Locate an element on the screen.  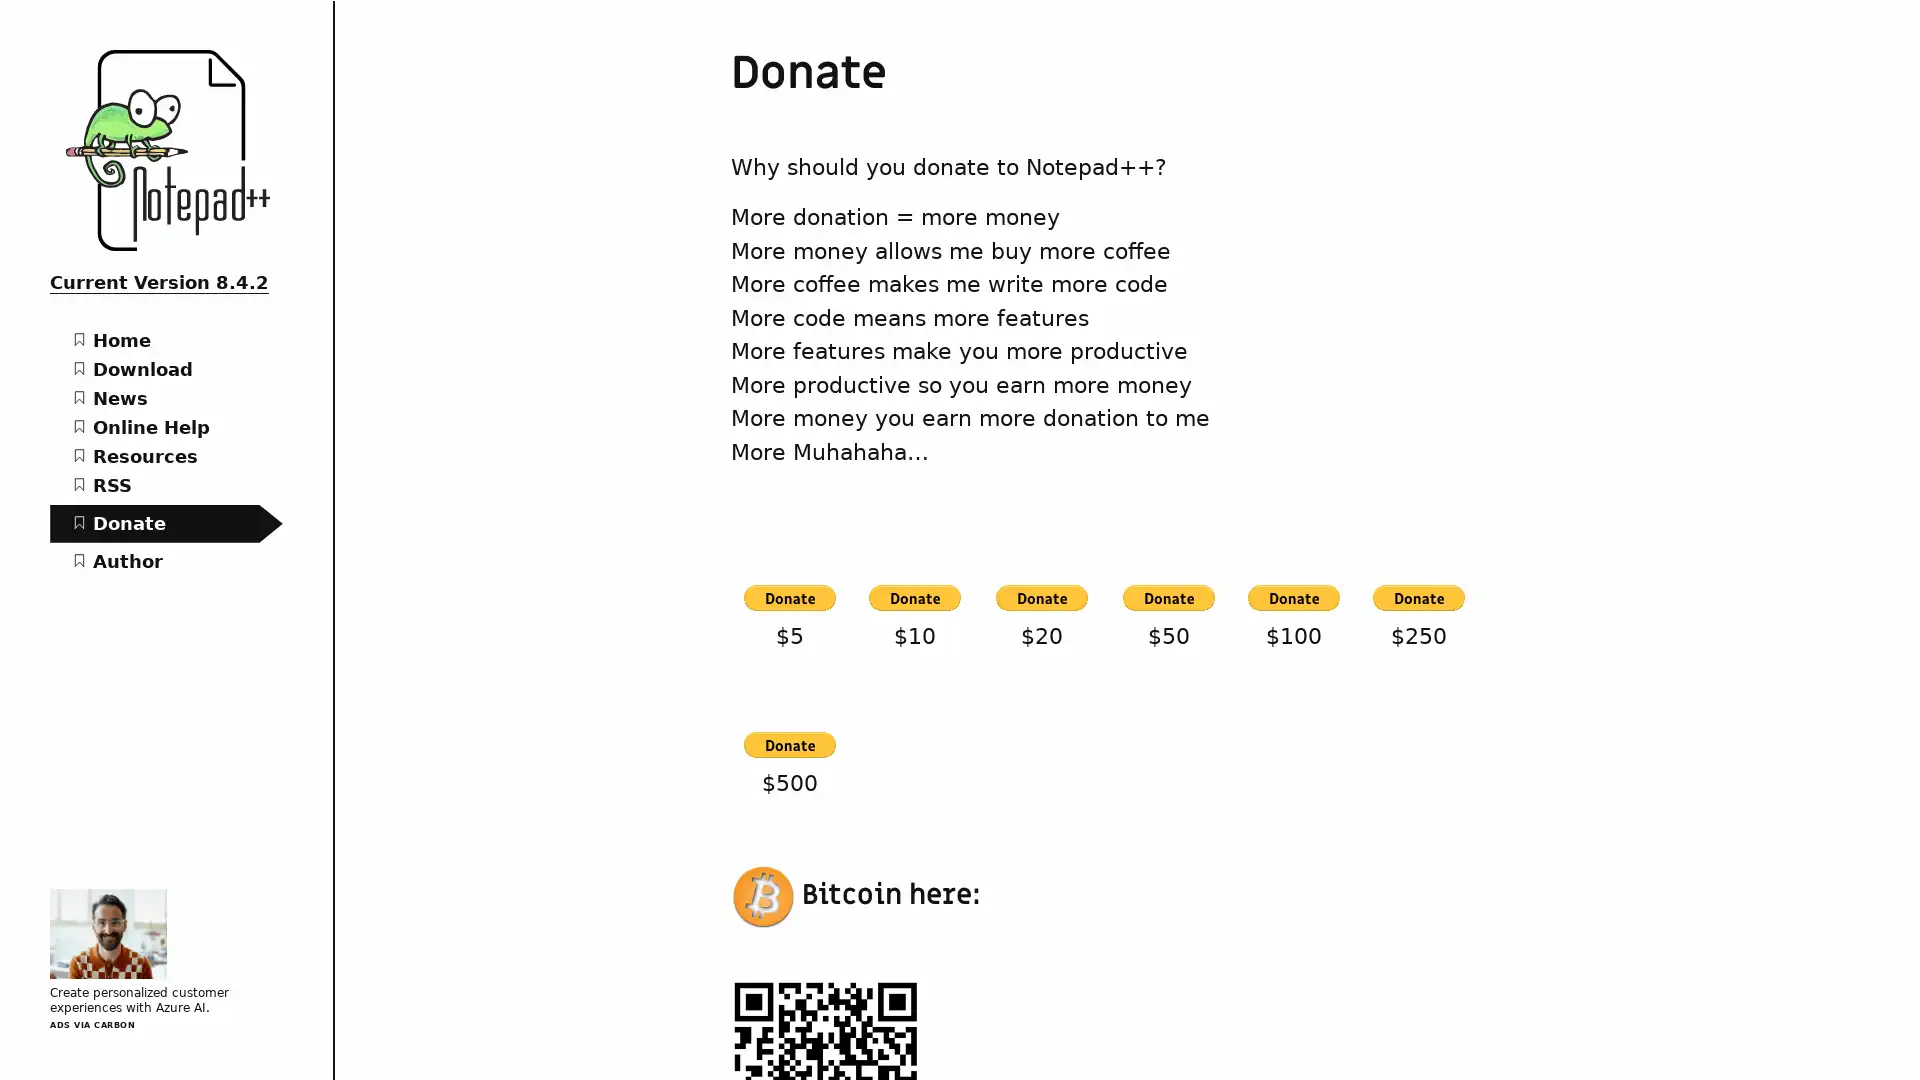
PayPal - The safer, easier way to pay online! is located at coordinates (1040, 596).